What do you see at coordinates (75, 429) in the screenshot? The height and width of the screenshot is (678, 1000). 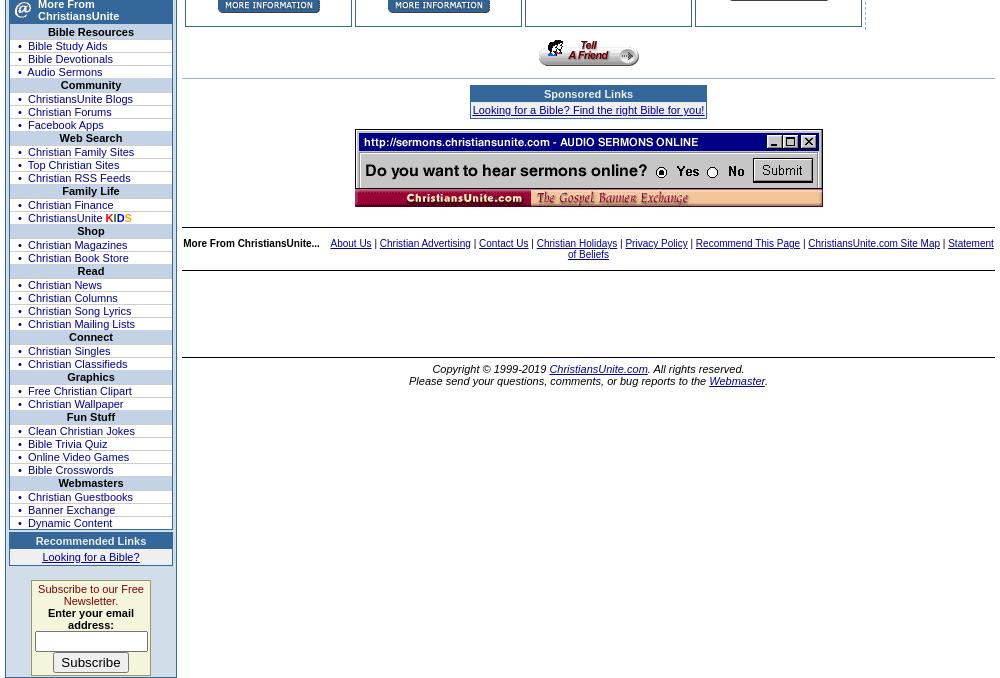 I see `'•  Clean Christian Jokes'` at bounding box center [75, 429].